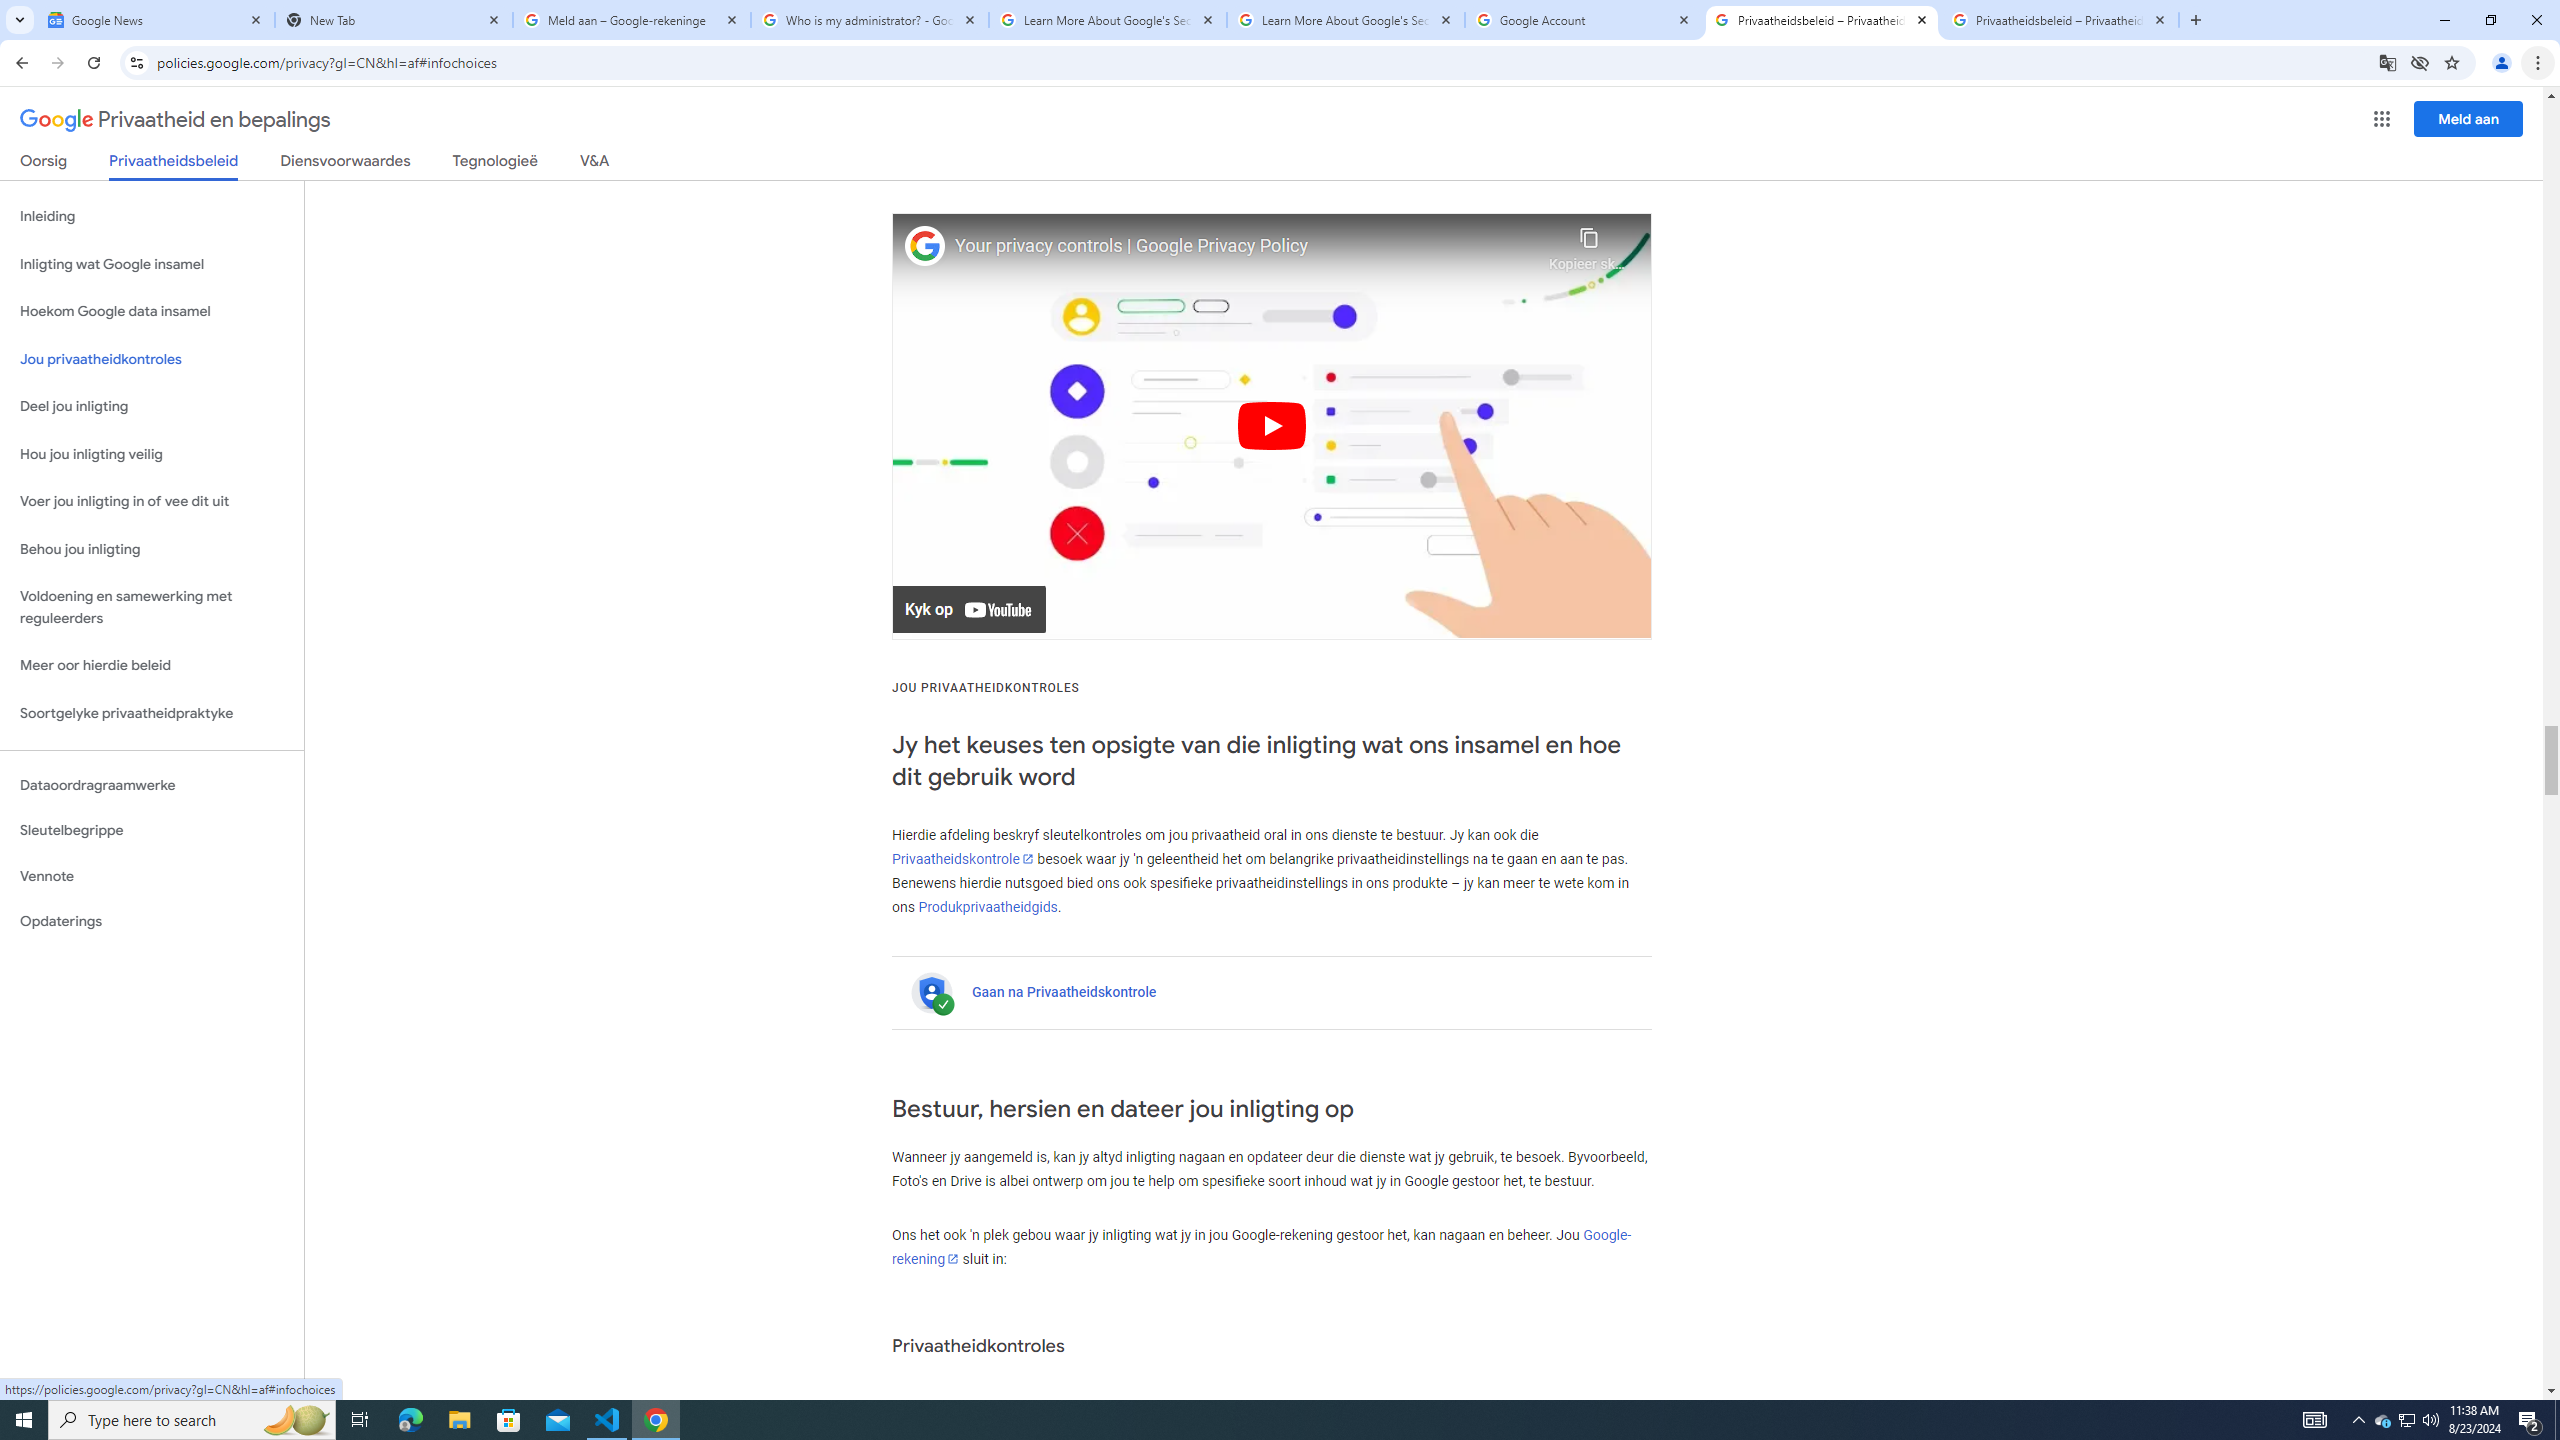 The width and height of the screenshot is (2560, 1440). I want to click on 'Privaatheidskontrole', so click(962, 857).